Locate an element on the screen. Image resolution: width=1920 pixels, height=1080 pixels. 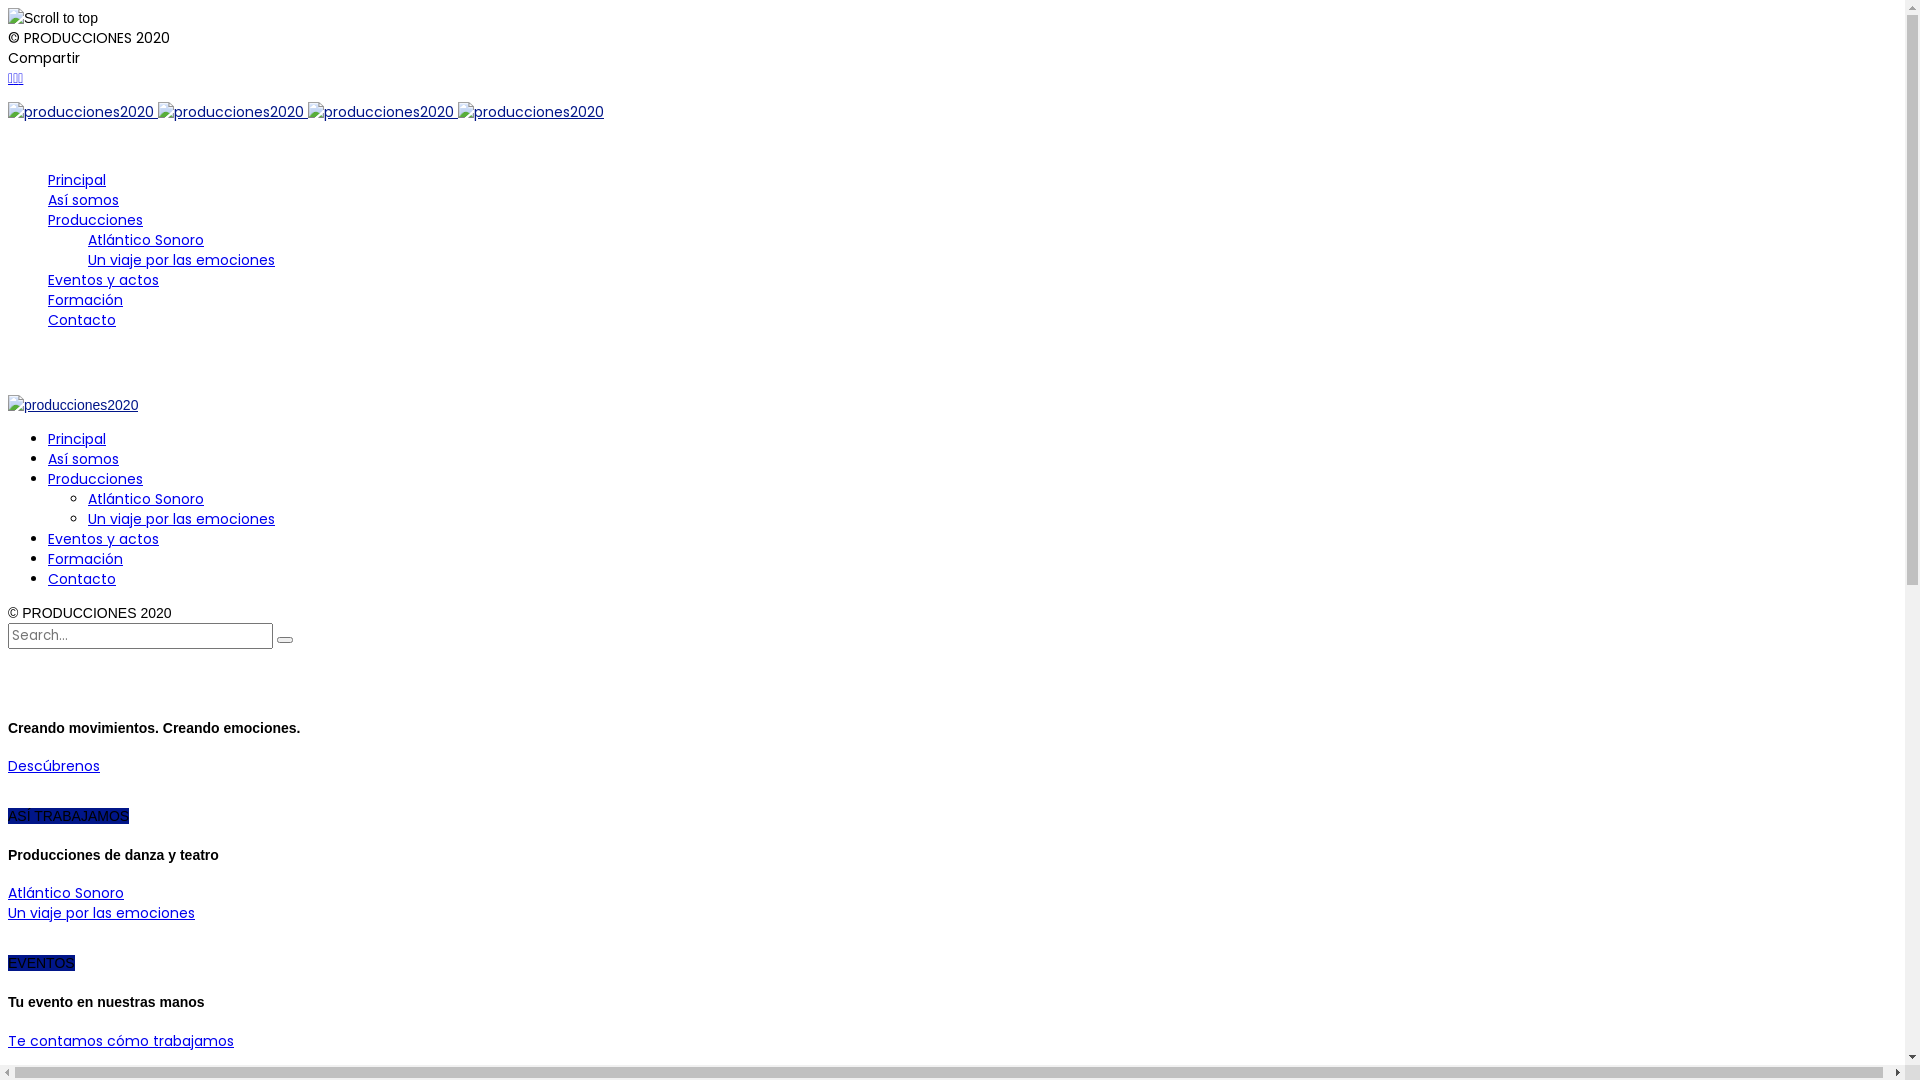
'Eventos y actos' is located at coordinates (102, 280).